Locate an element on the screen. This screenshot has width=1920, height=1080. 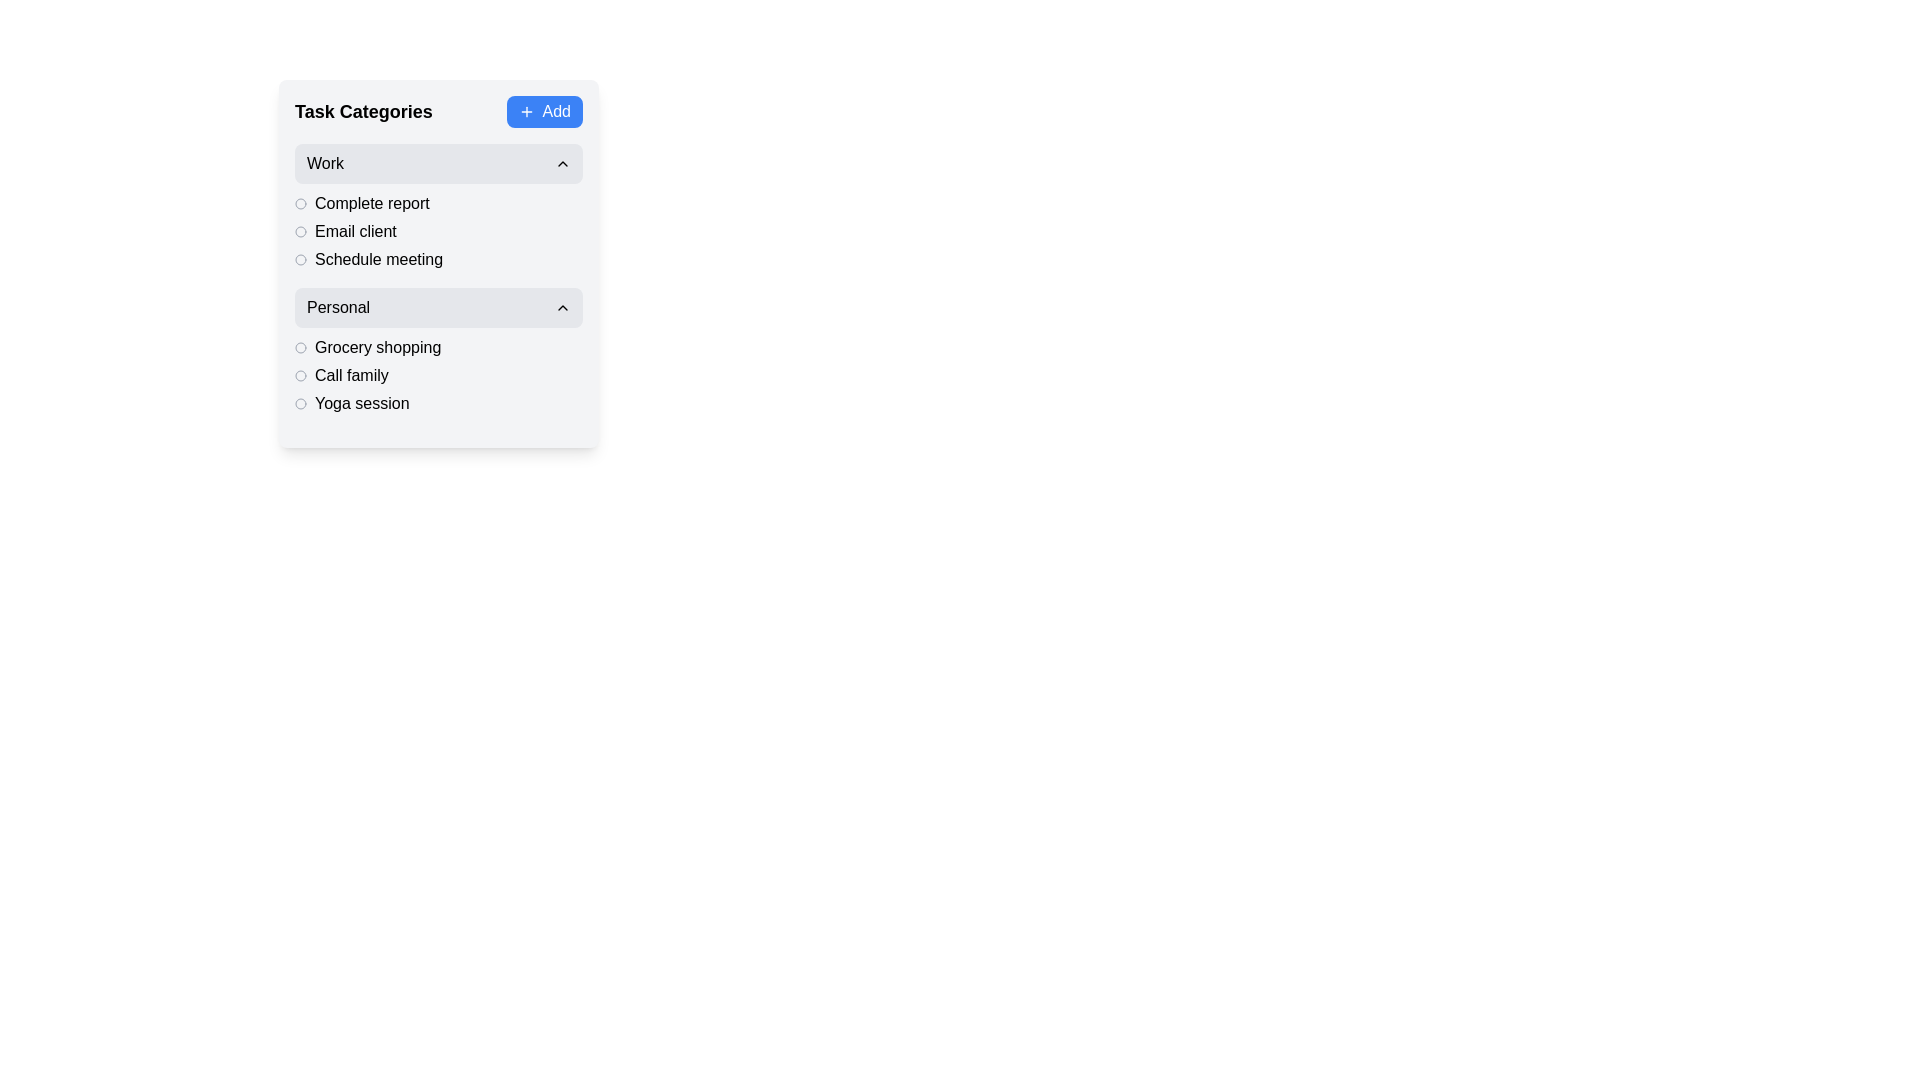
the first Selectable Circle Icon in the 'Work' category list is located at coordinates (300, 204).